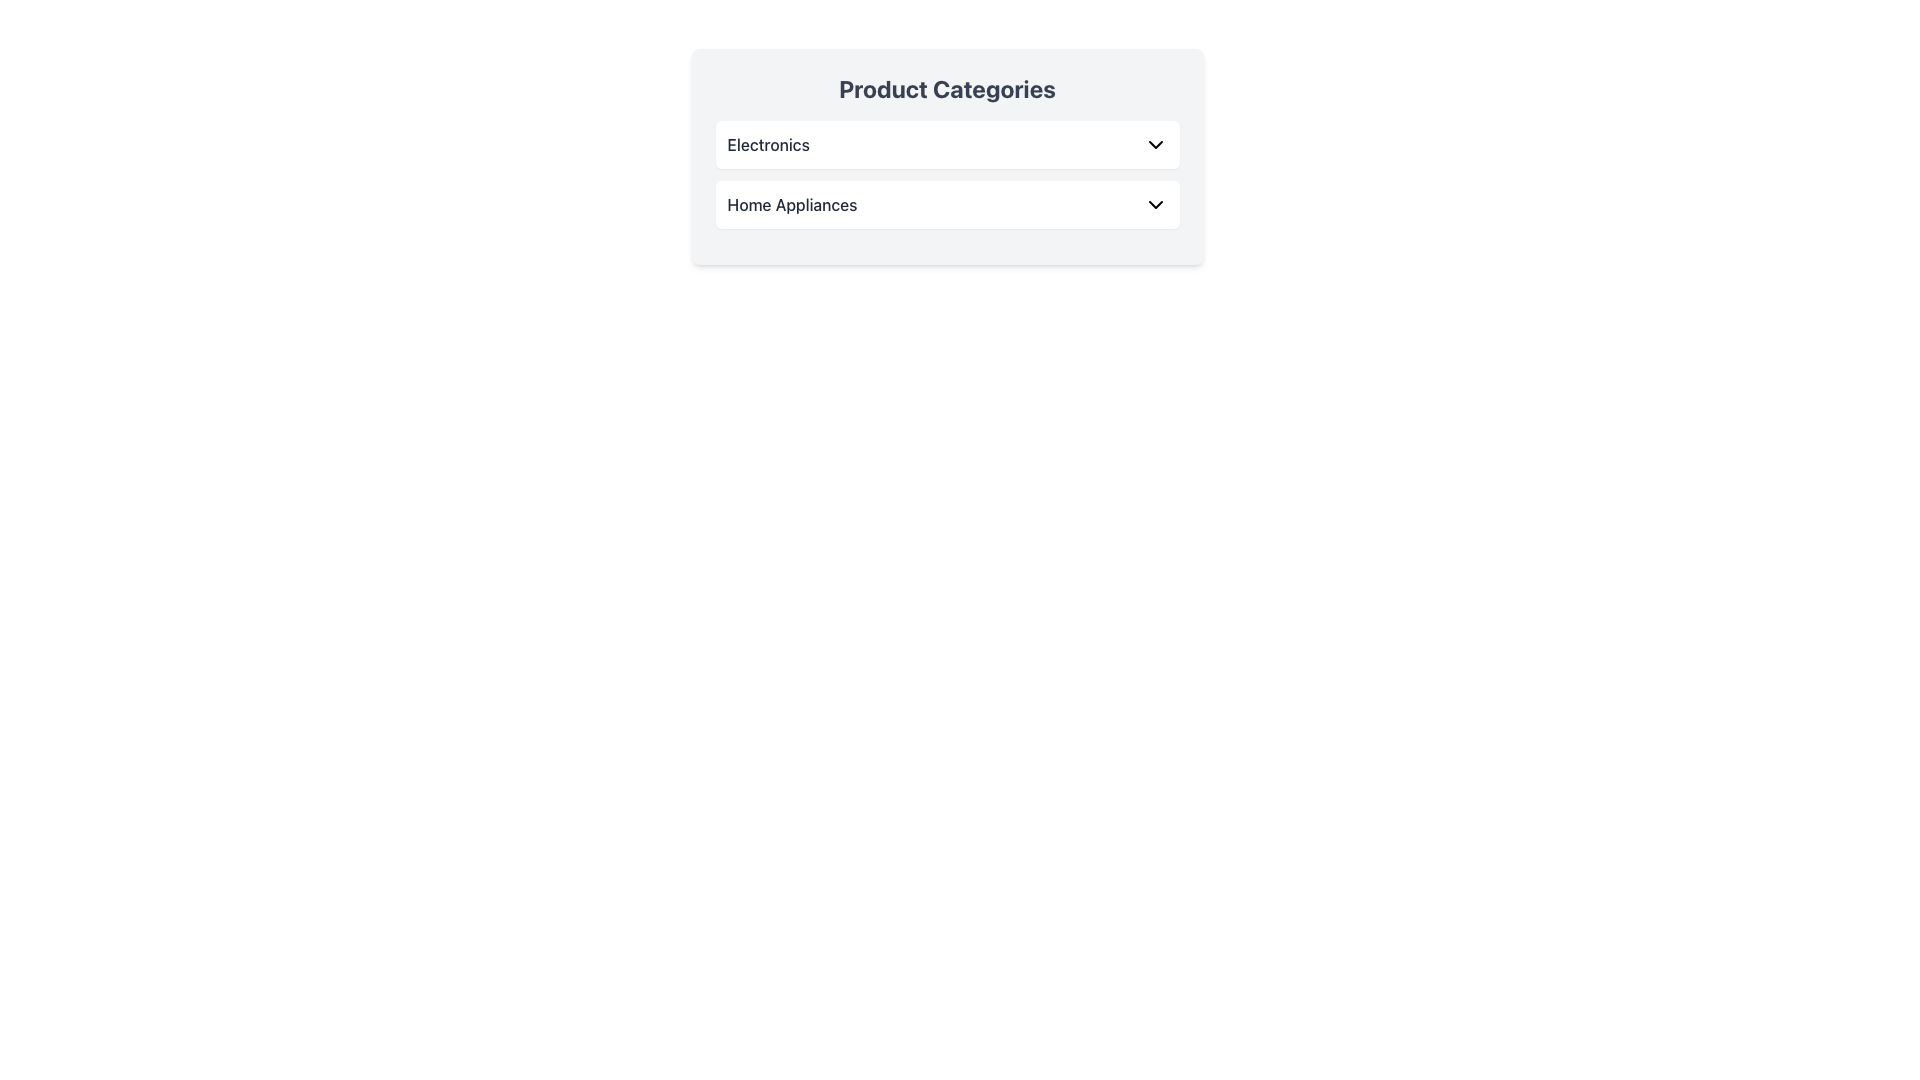 The width and height of the screenshot is (1920, 1080). What do you see at coordinates (1155, 204) in the screenshot?
I see `the downward-facing chevron icon located on the far right side of the 'Home Appliances' row` at bounding box center [1155, 204].